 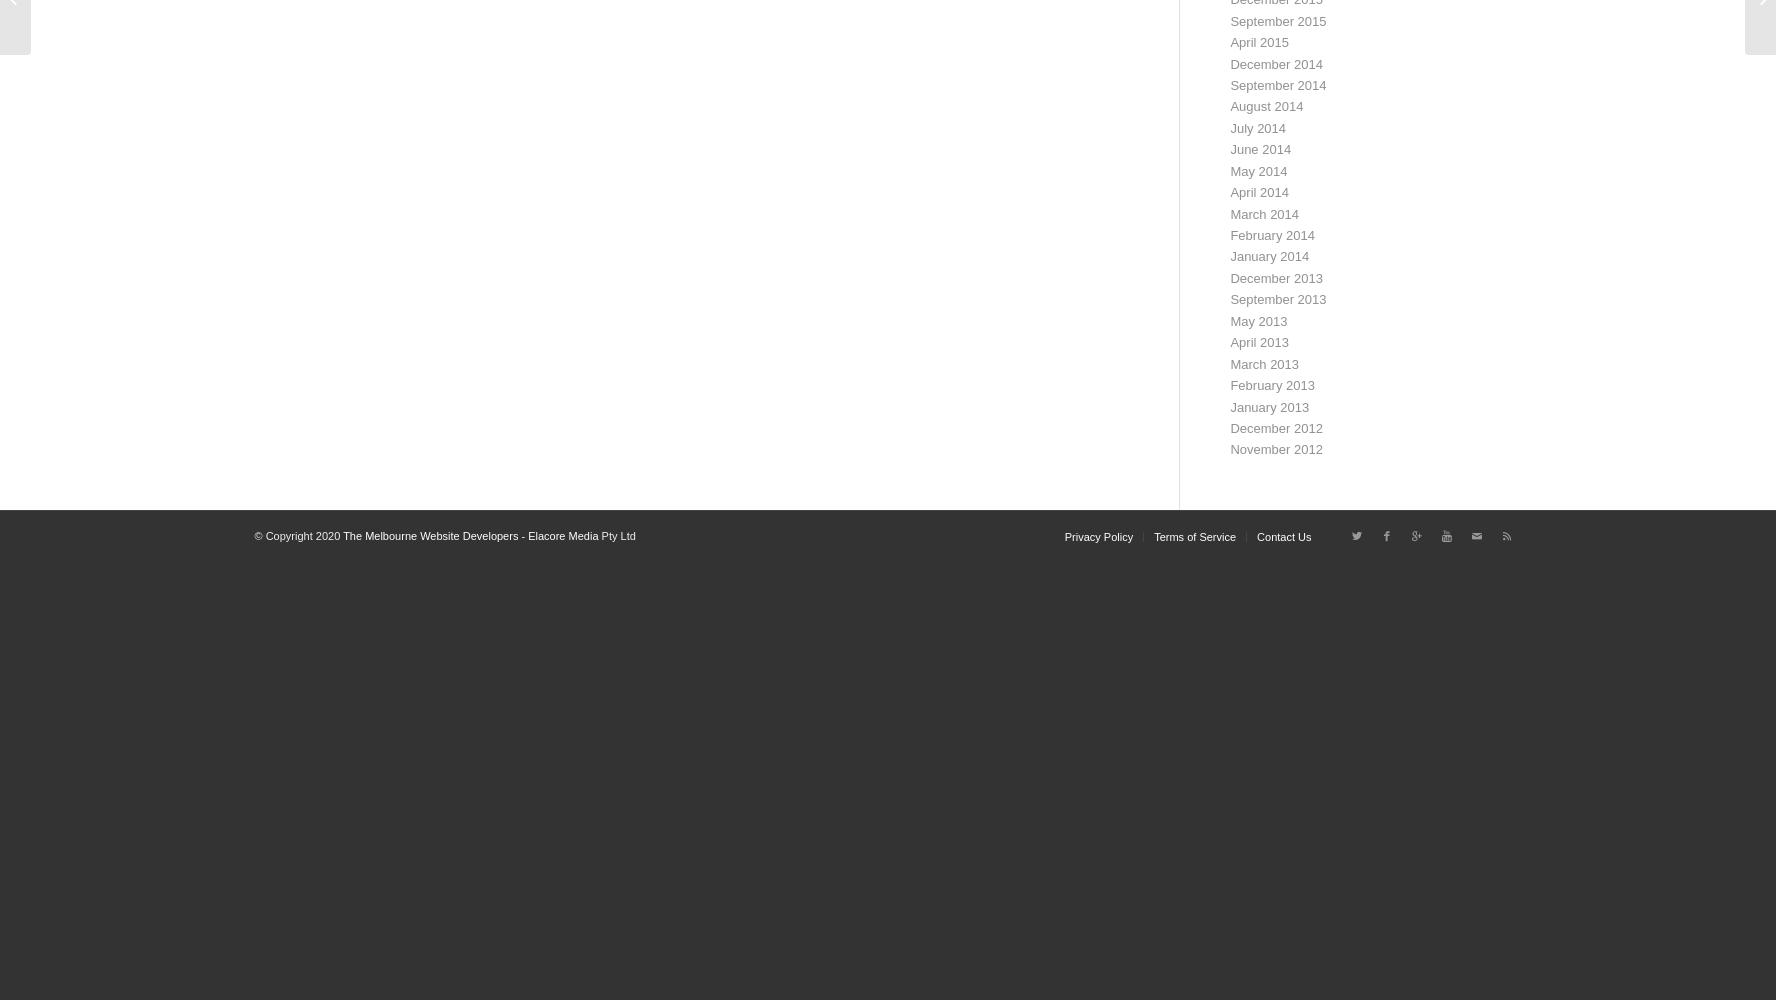 What do you see at coordinates (1276, 62) in the screenshot?
I see `'December 2014'` at bounding box center [1276, 62].